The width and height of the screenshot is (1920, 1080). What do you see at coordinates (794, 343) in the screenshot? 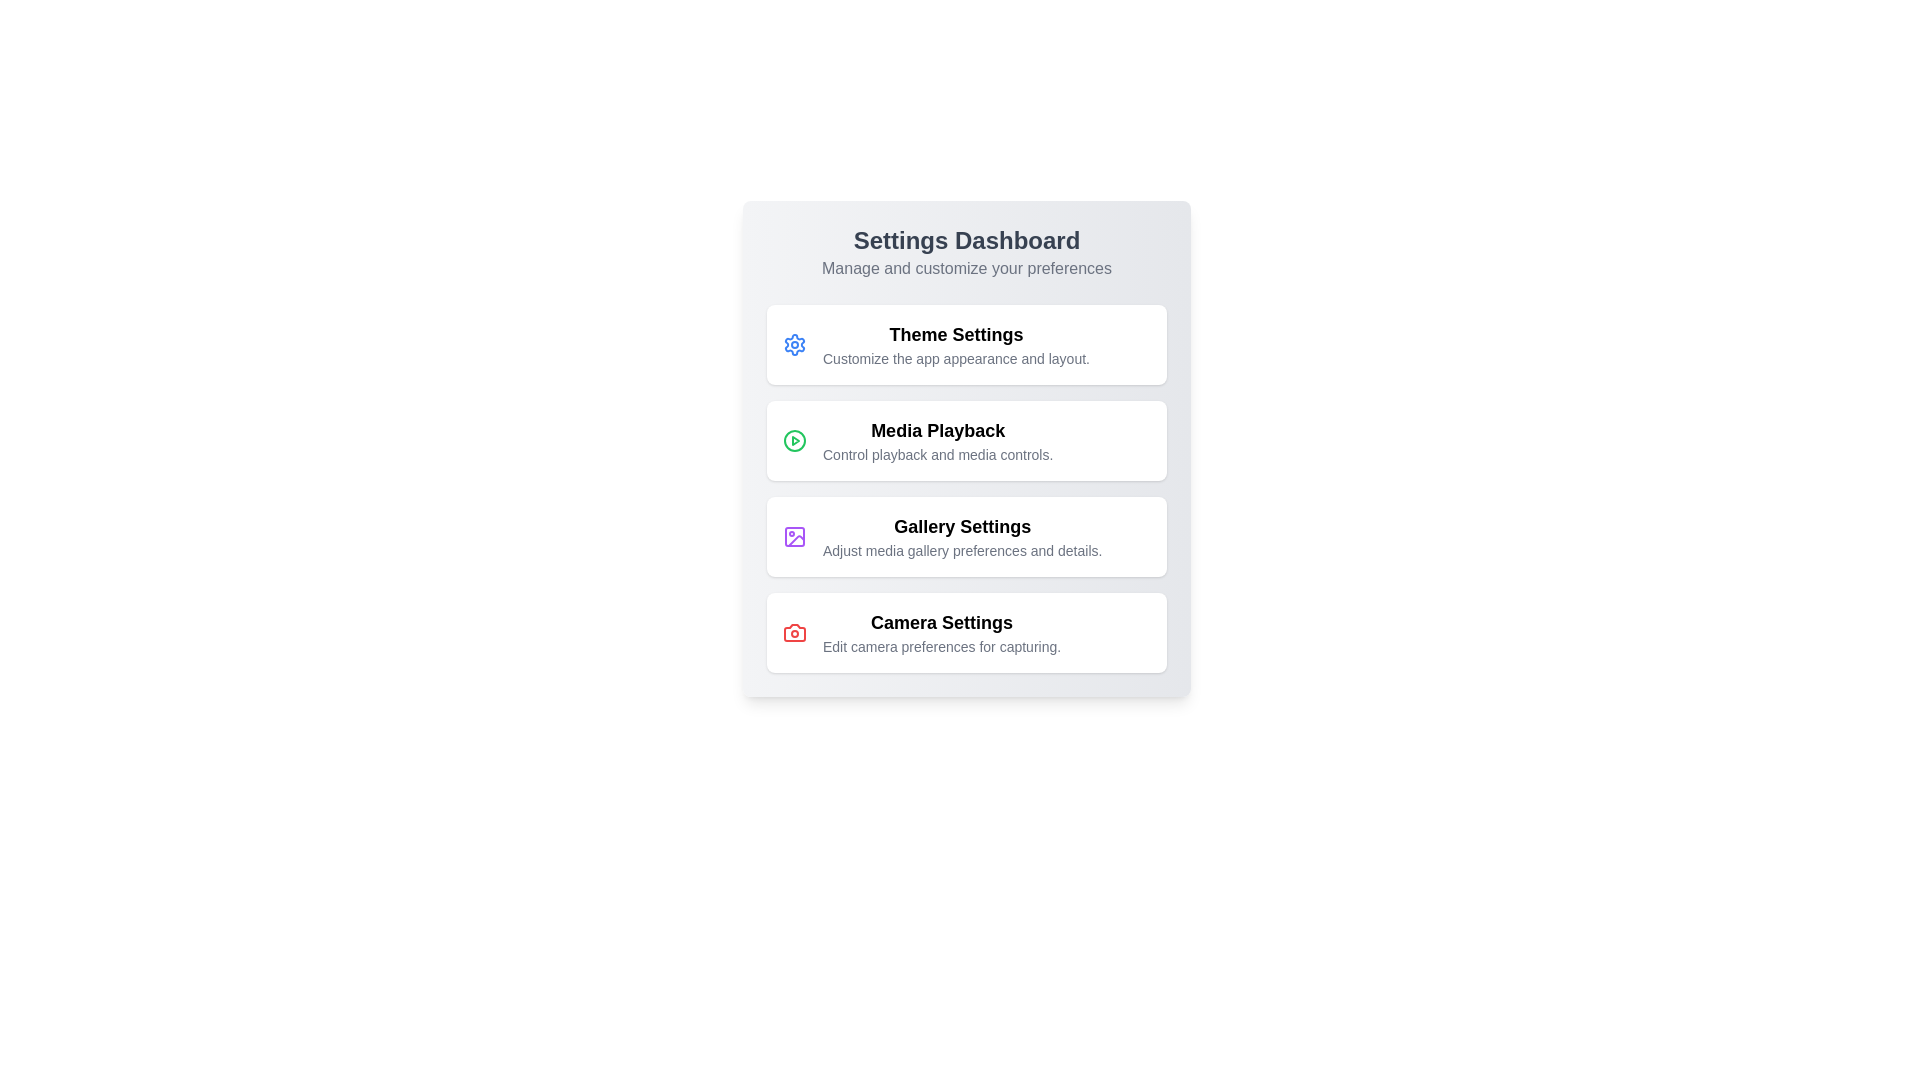
I see `the gear-shaped settings icon with a blue outline located in the top-left section of the 'Theme Settings' card` at bounding box center [794, 343].